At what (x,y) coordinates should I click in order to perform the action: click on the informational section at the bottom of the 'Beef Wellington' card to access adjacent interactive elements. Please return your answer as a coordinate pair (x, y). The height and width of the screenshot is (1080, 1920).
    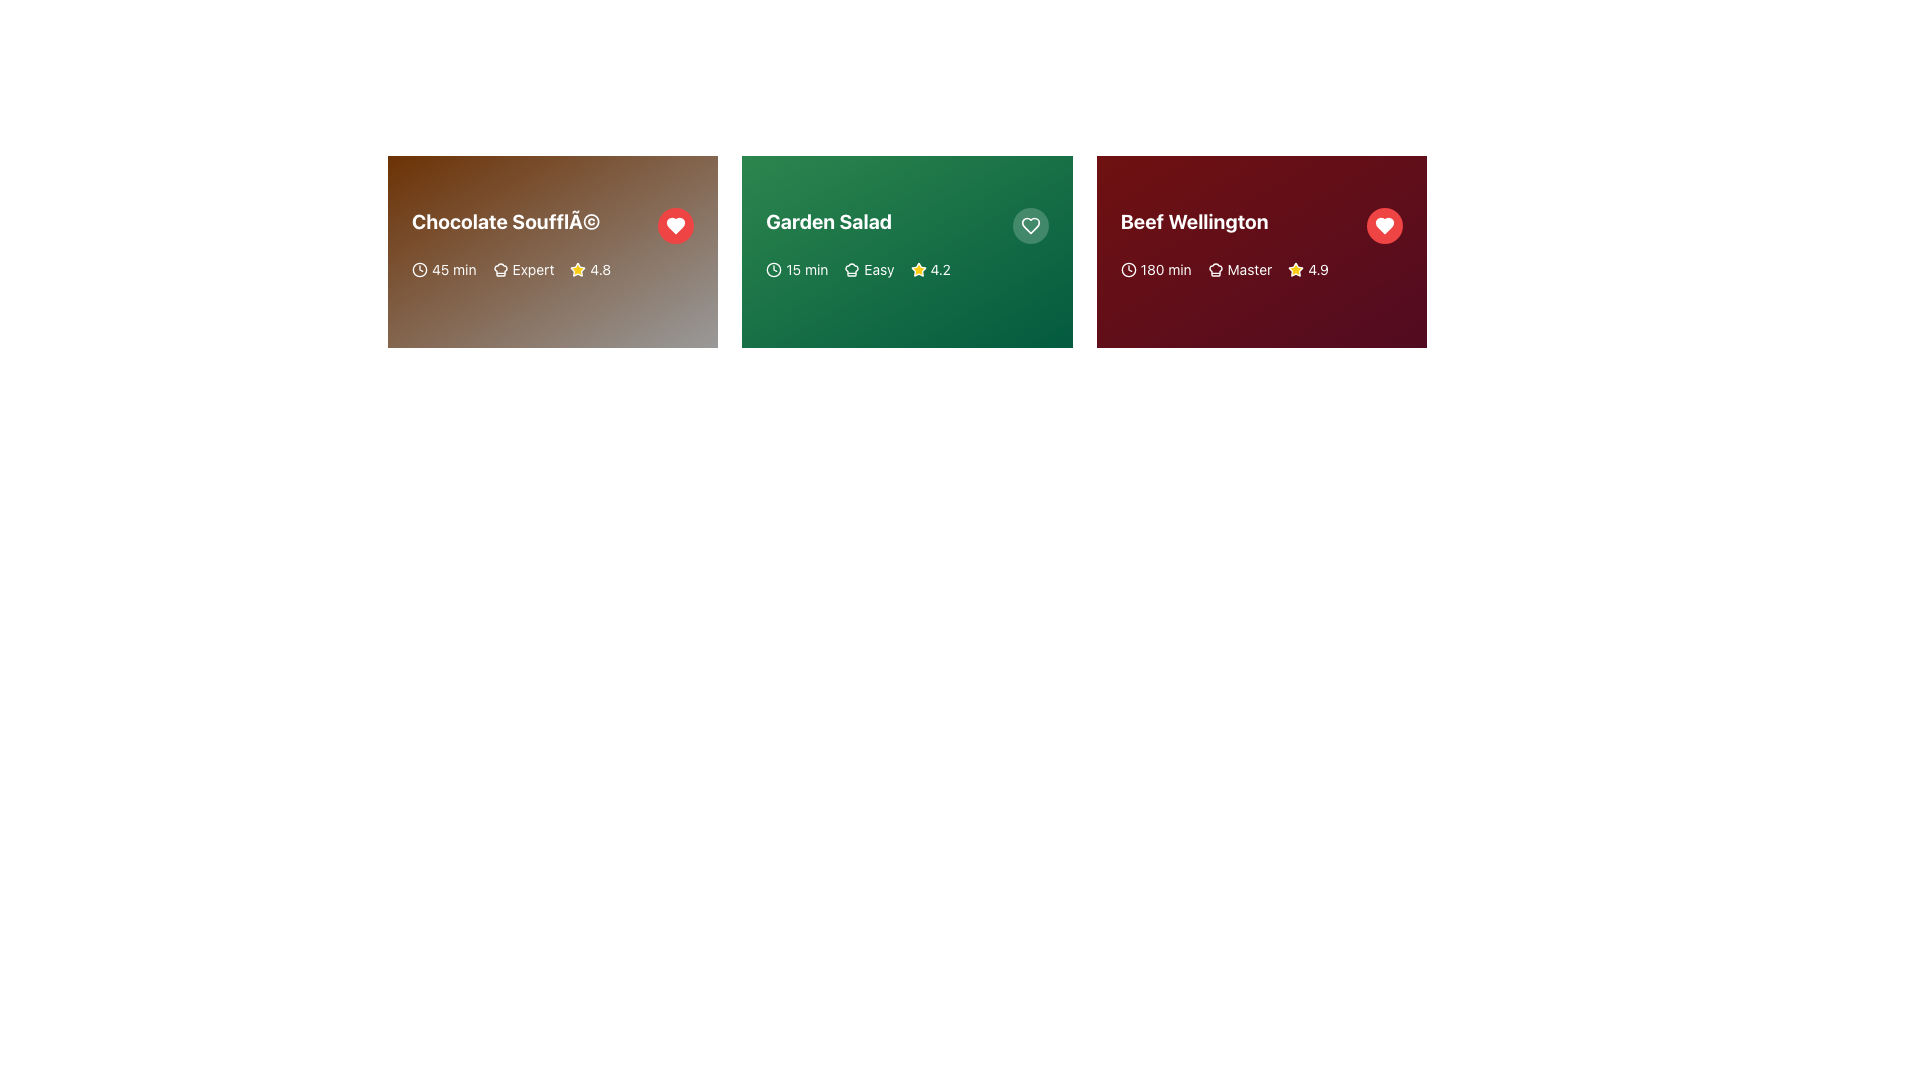
    Looking at the image, I should click on (1260, 265).